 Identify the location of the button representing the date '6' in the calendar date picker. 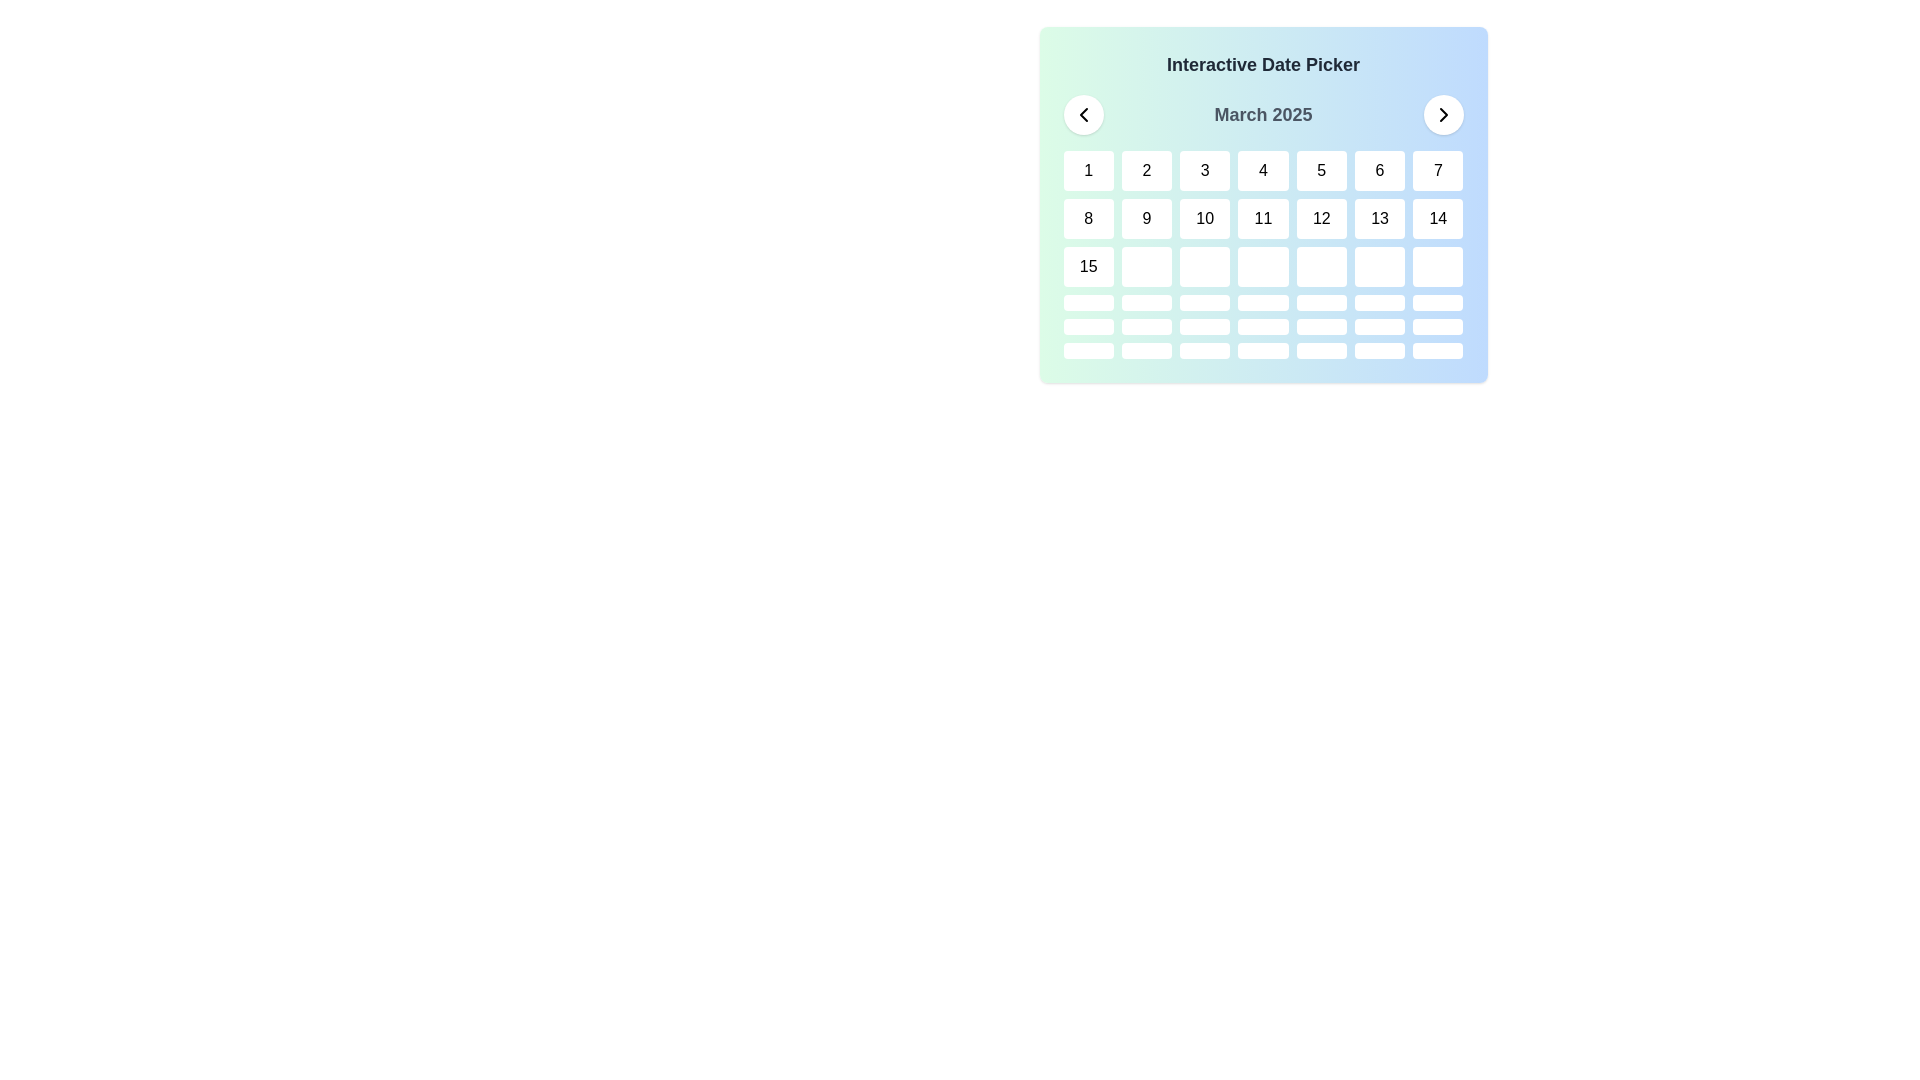
(1379, 169).